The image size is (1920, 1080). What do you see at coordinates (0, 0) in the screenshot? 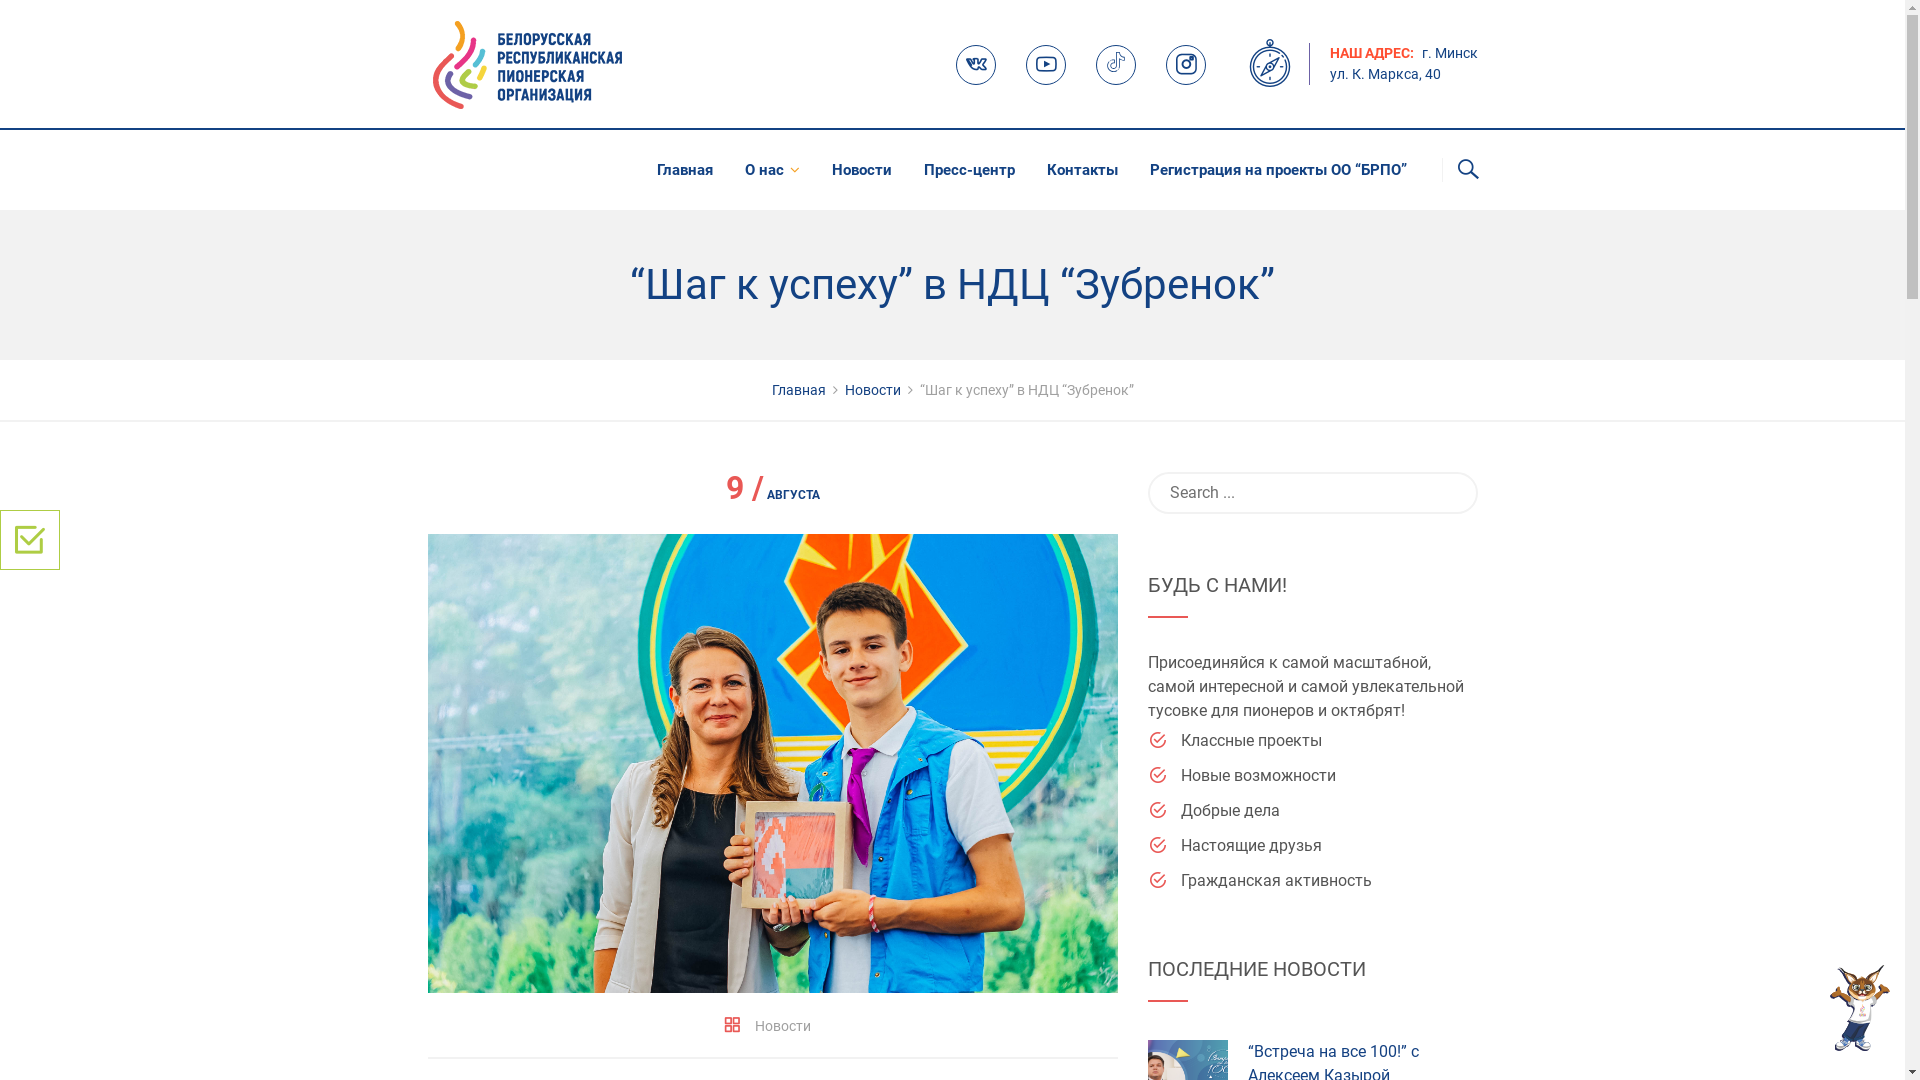
I see `'Skip to content'` at bounding box center [0, 0].